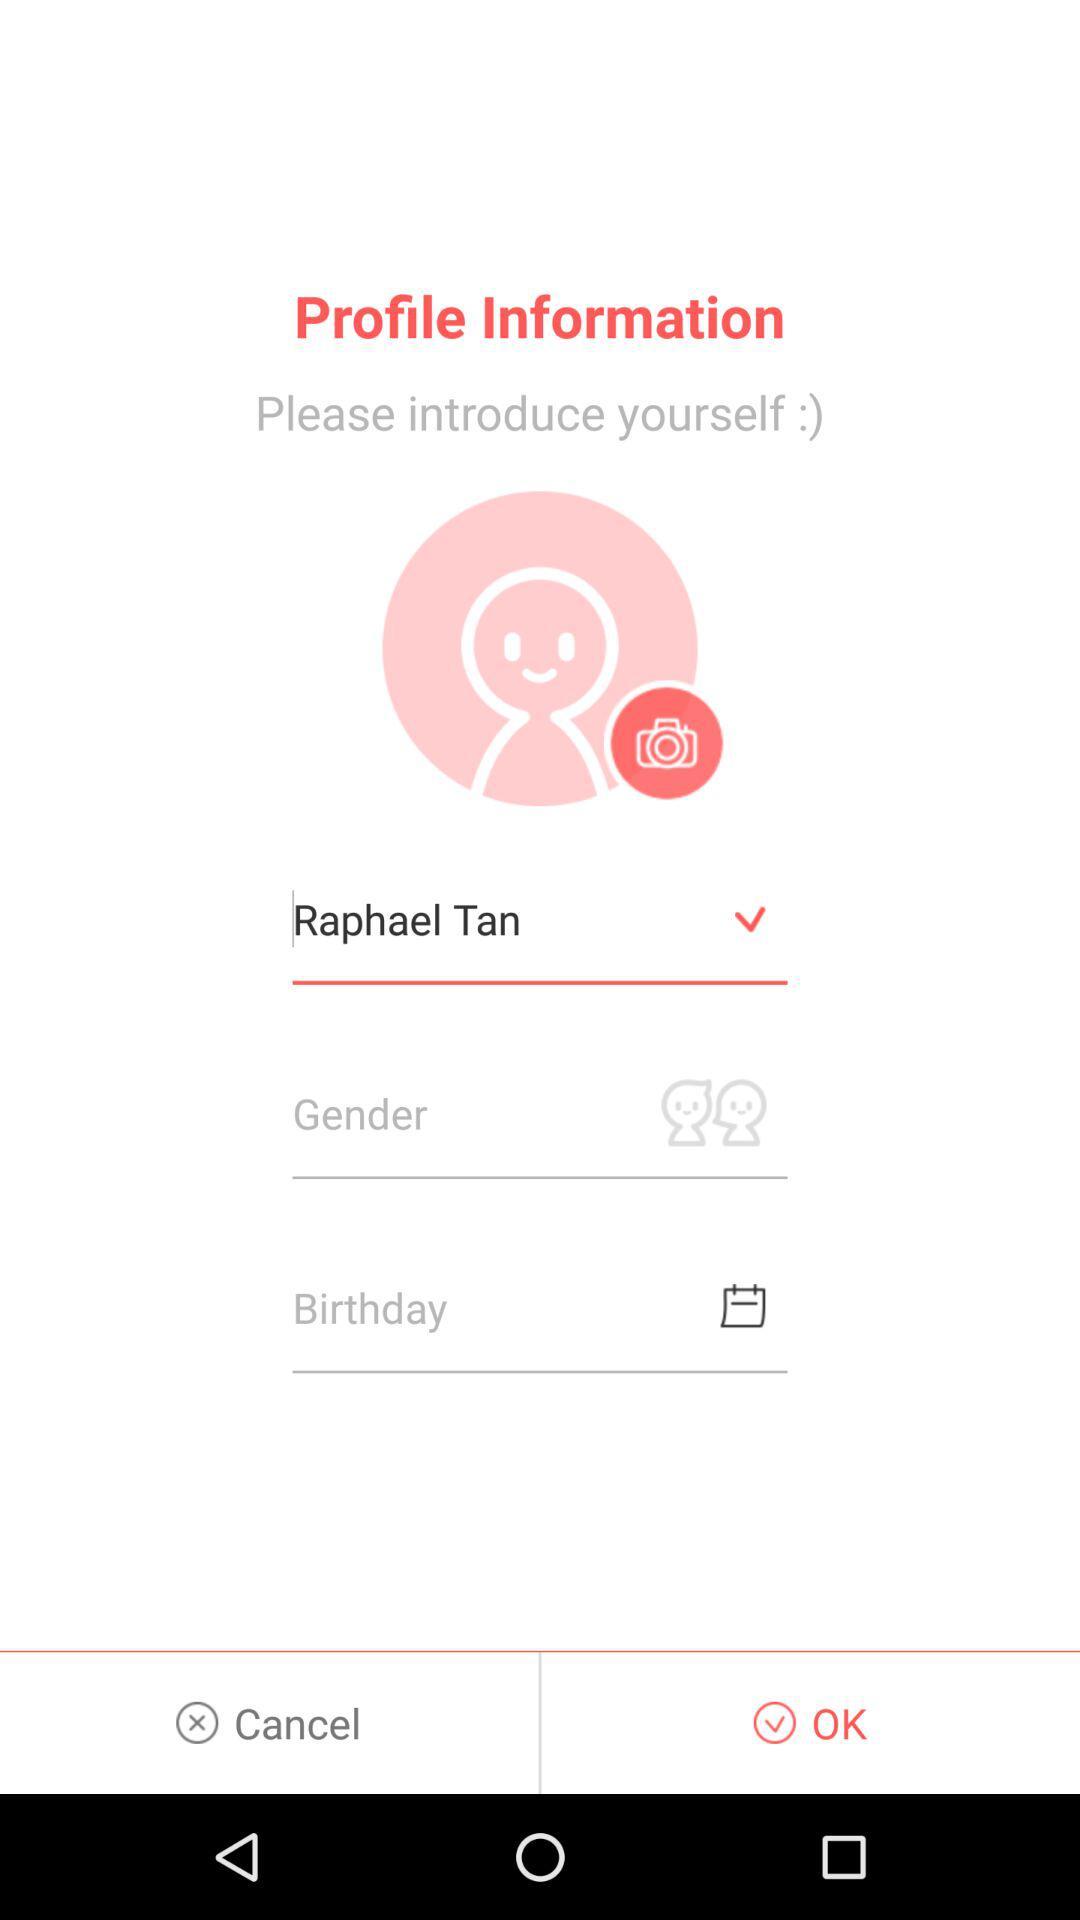 The image size is (1080, 1920). Describe the element at coordinates (750, 983) in the screenshot. I see `the check icon` at that location.